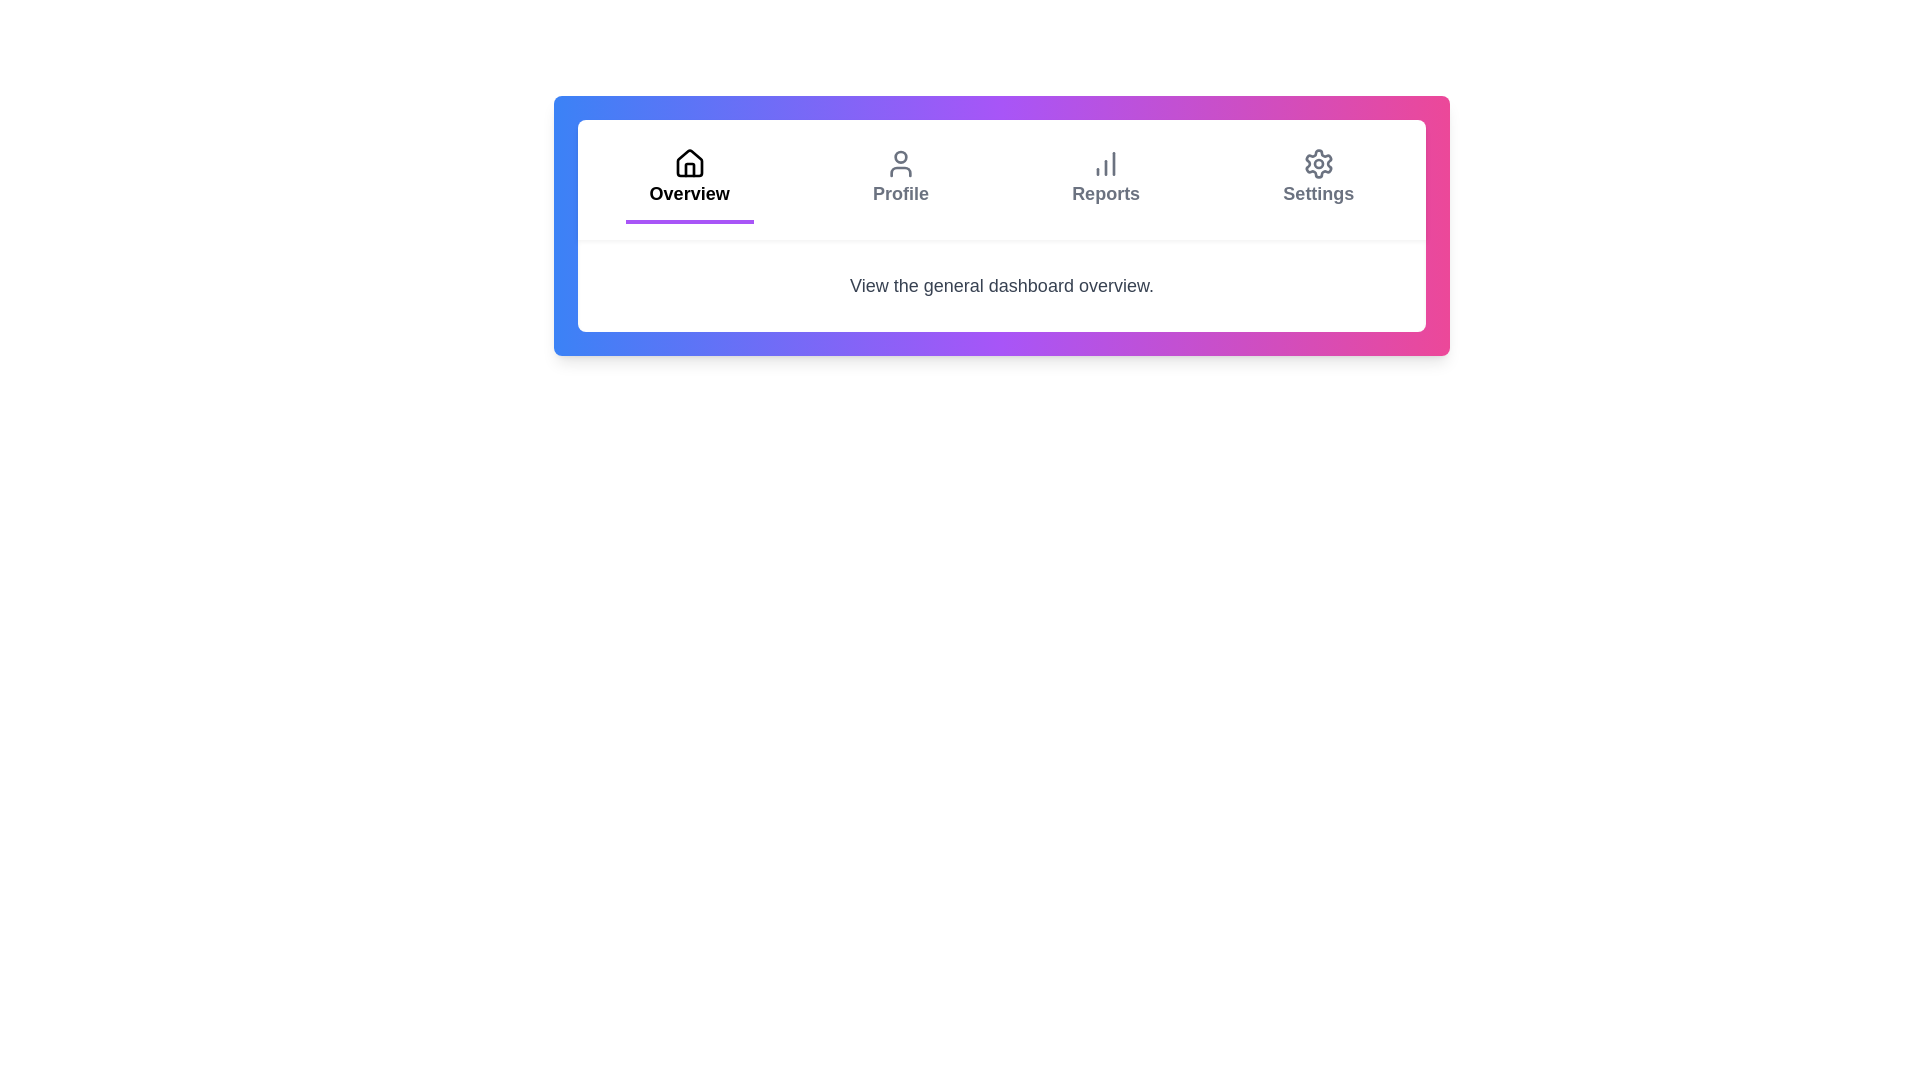 This screenshot has height=1080, width=1920. What do you see at coordinates (899, 163) in the screenshot?
I see `the user-shaped icon in dark gray color above the word 'Profile' in the navigation bar` at bounding box center [899, 163].